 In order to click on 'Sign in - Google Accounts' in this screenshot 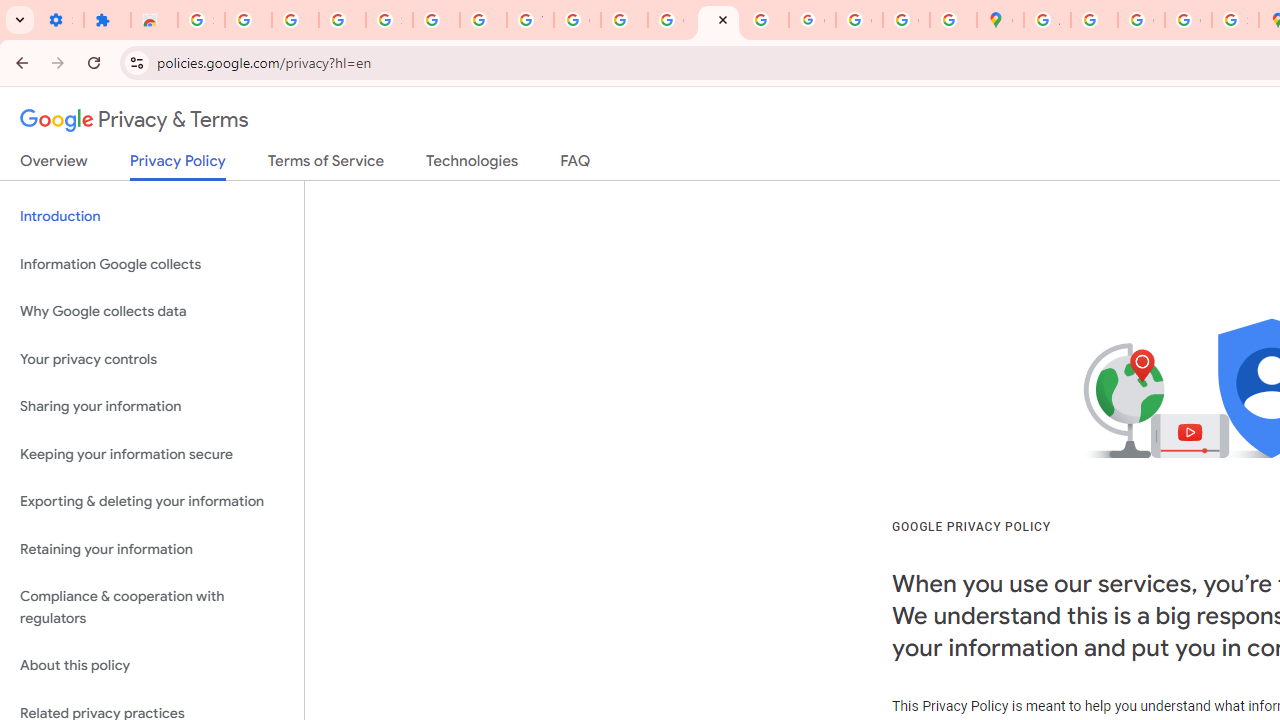, I will do `click(201, 20)`.